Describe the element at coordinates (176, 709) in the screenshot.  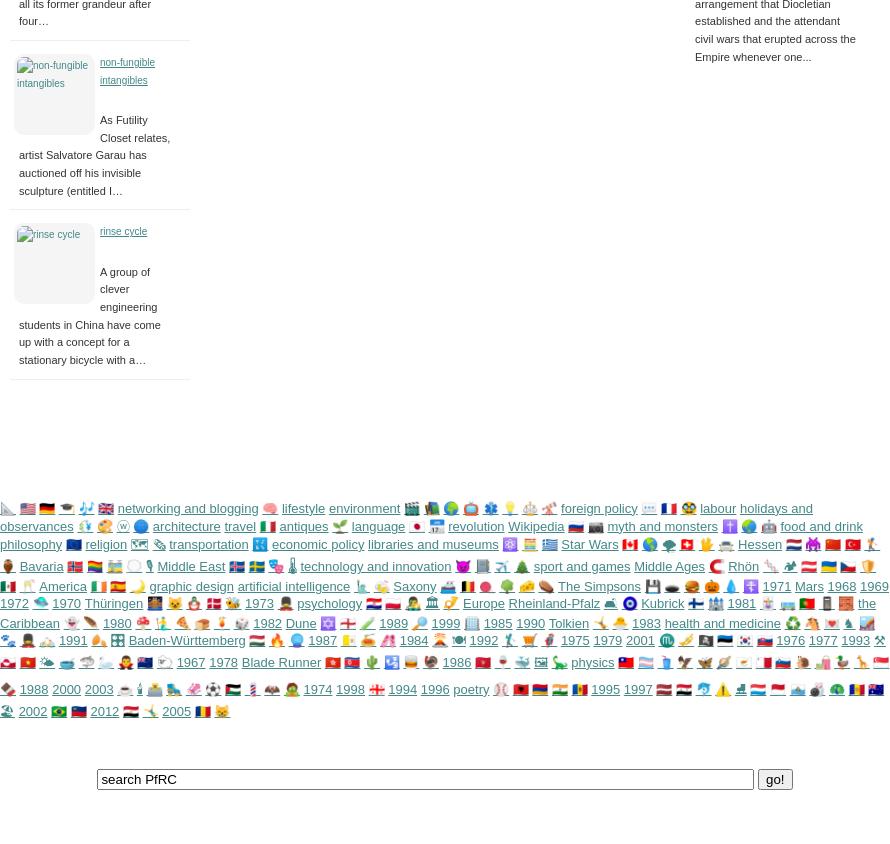
I see `'2005'` at that location.